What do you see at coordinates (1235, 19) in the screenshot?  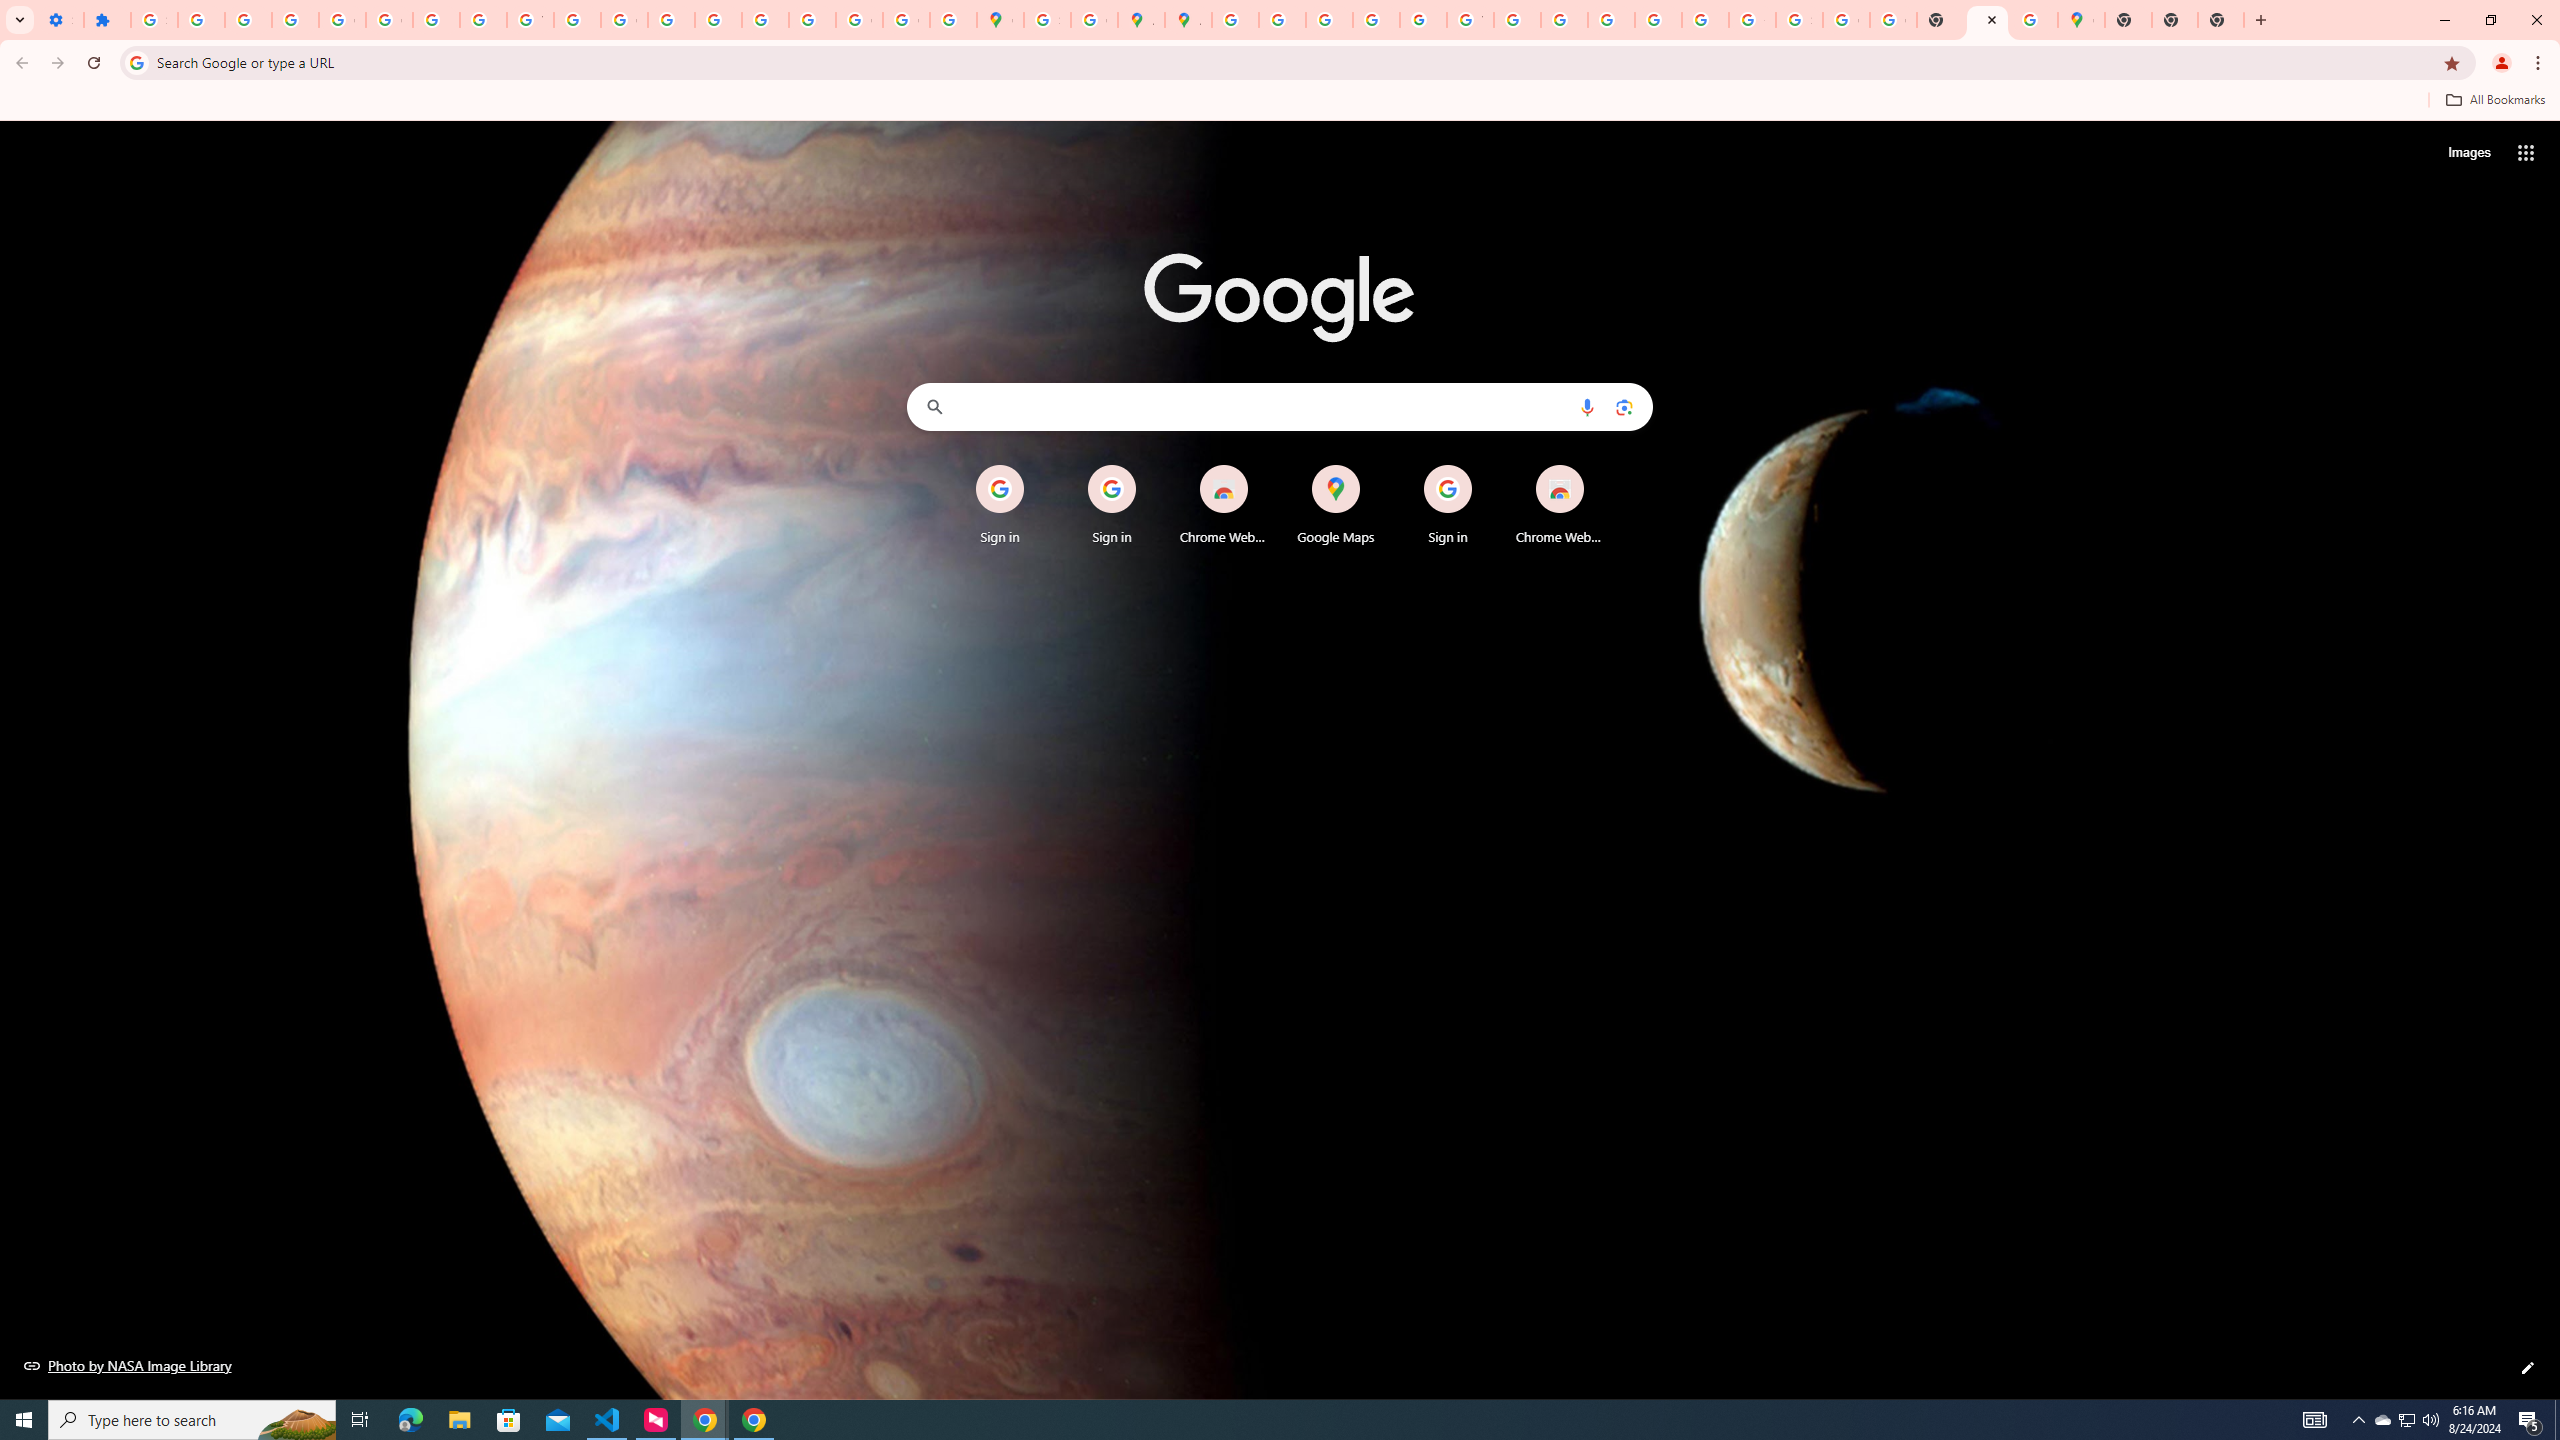 I see `'Policy Accountability and Transparency - Transparency Center'` at bounding box center [1235, 19].